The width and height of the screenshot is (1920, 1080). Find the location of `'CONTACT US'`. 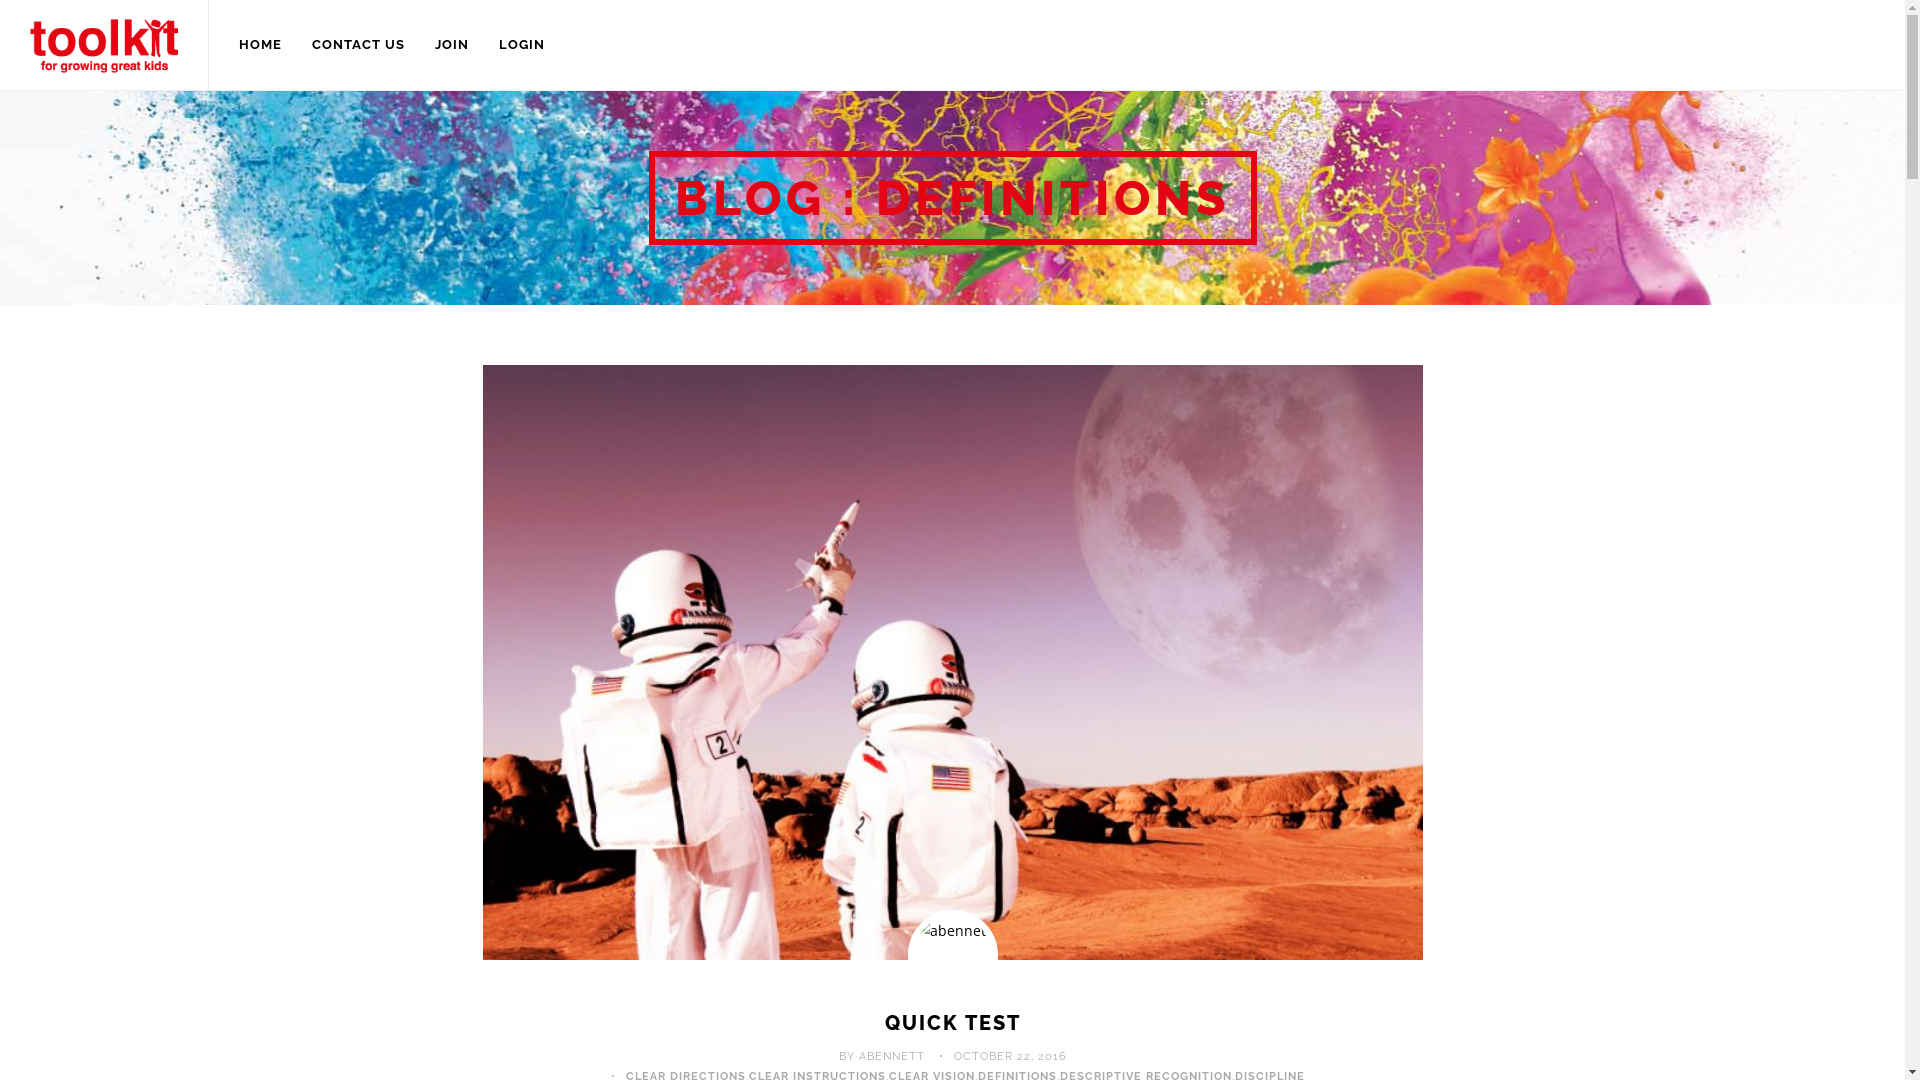

'CONTACT US' is located at coordinates (358, 45).